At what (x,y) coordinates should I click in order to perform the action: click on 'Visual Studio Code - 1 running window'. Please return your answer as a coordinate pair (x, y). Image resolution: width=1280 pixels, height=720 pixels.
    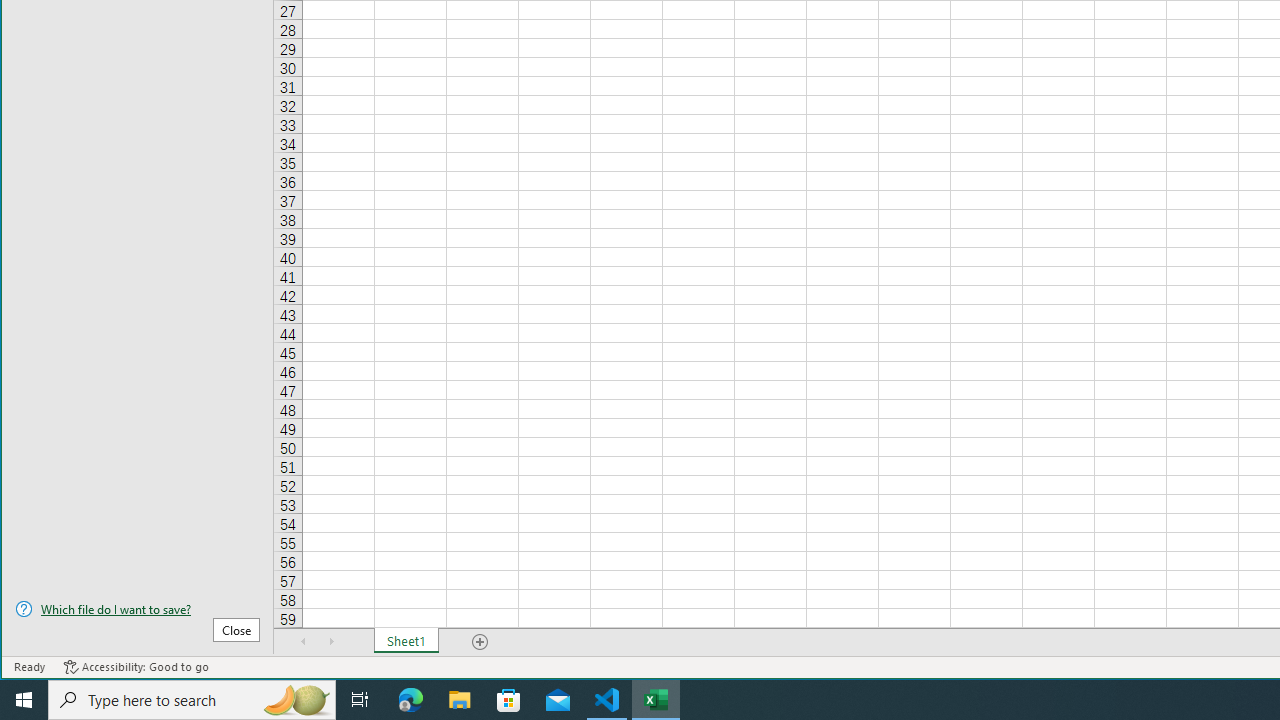
    Looking at the image, I should click on (606, 698).